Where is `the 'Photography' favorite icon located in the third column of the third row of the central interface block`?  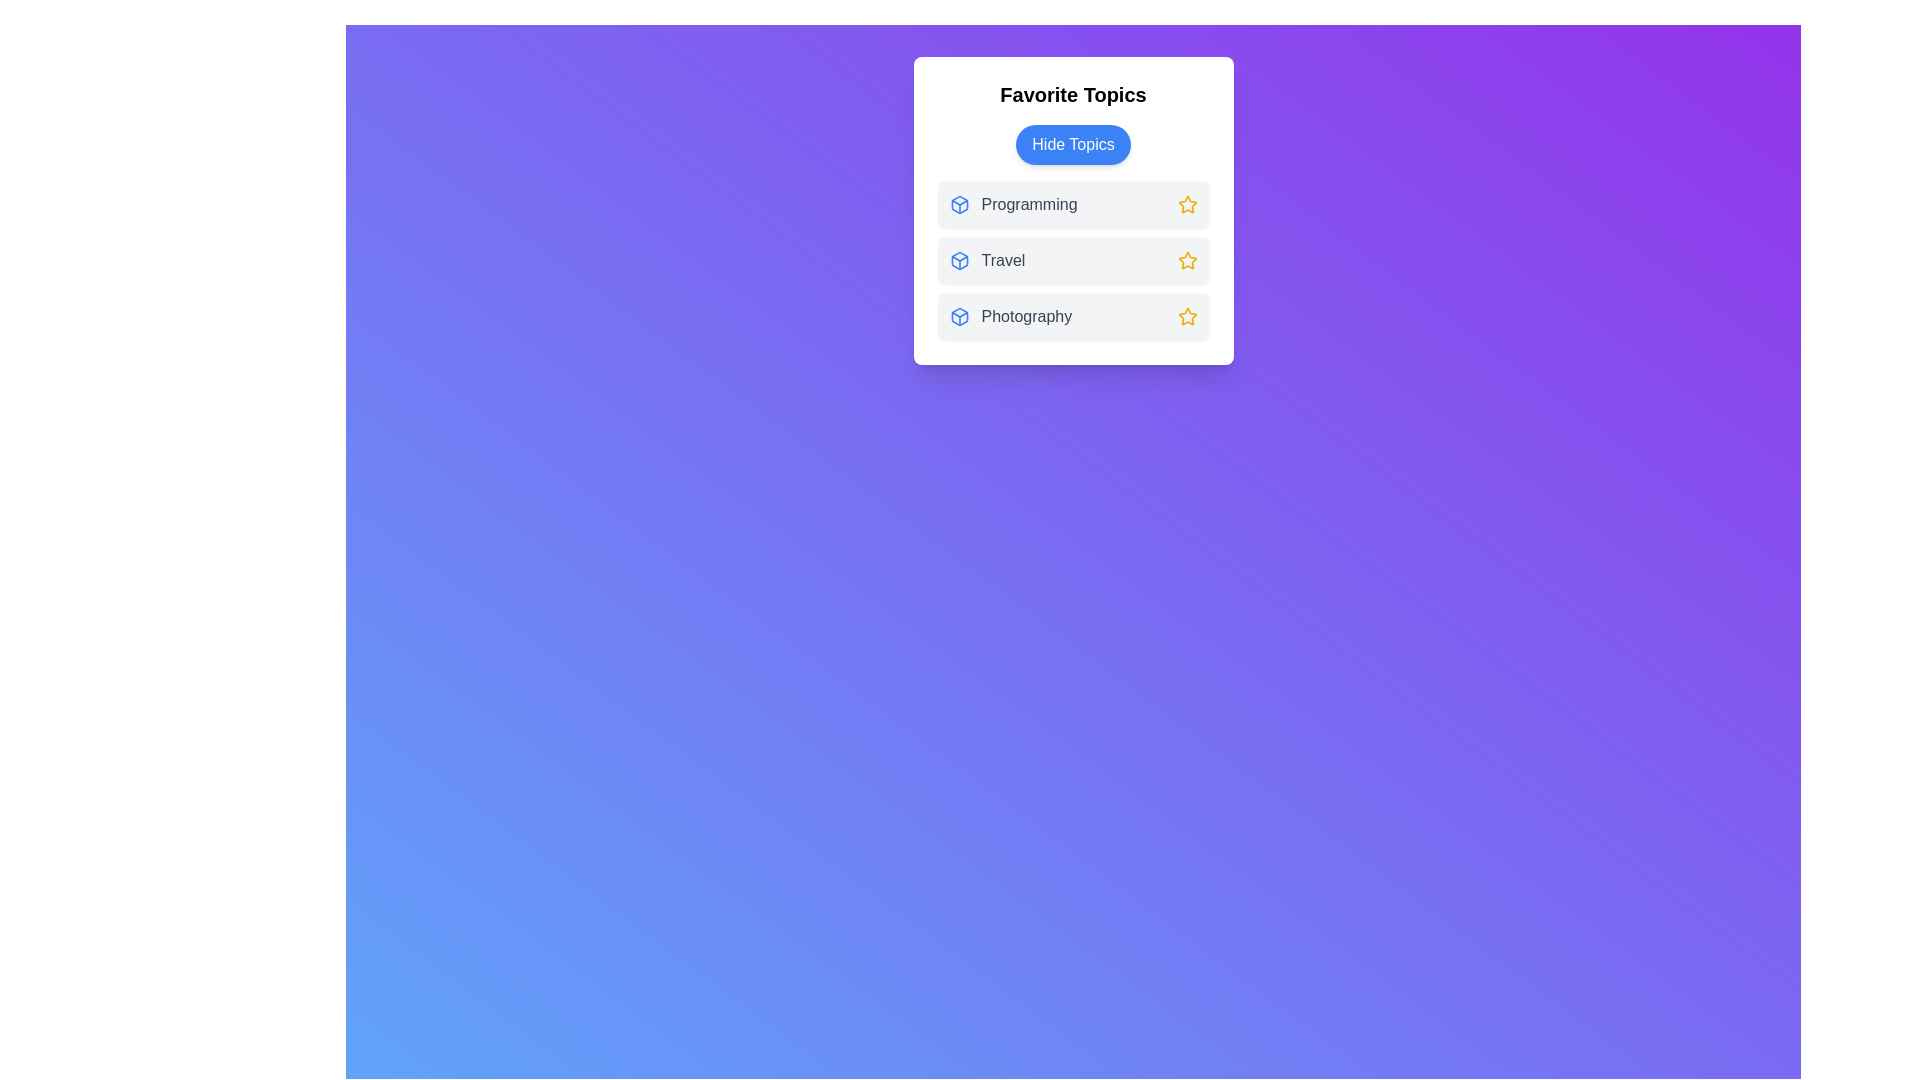
the 'Photography' favorite icon located in the third column of the third row of the central interface block is located at coordinates (1186, 315).